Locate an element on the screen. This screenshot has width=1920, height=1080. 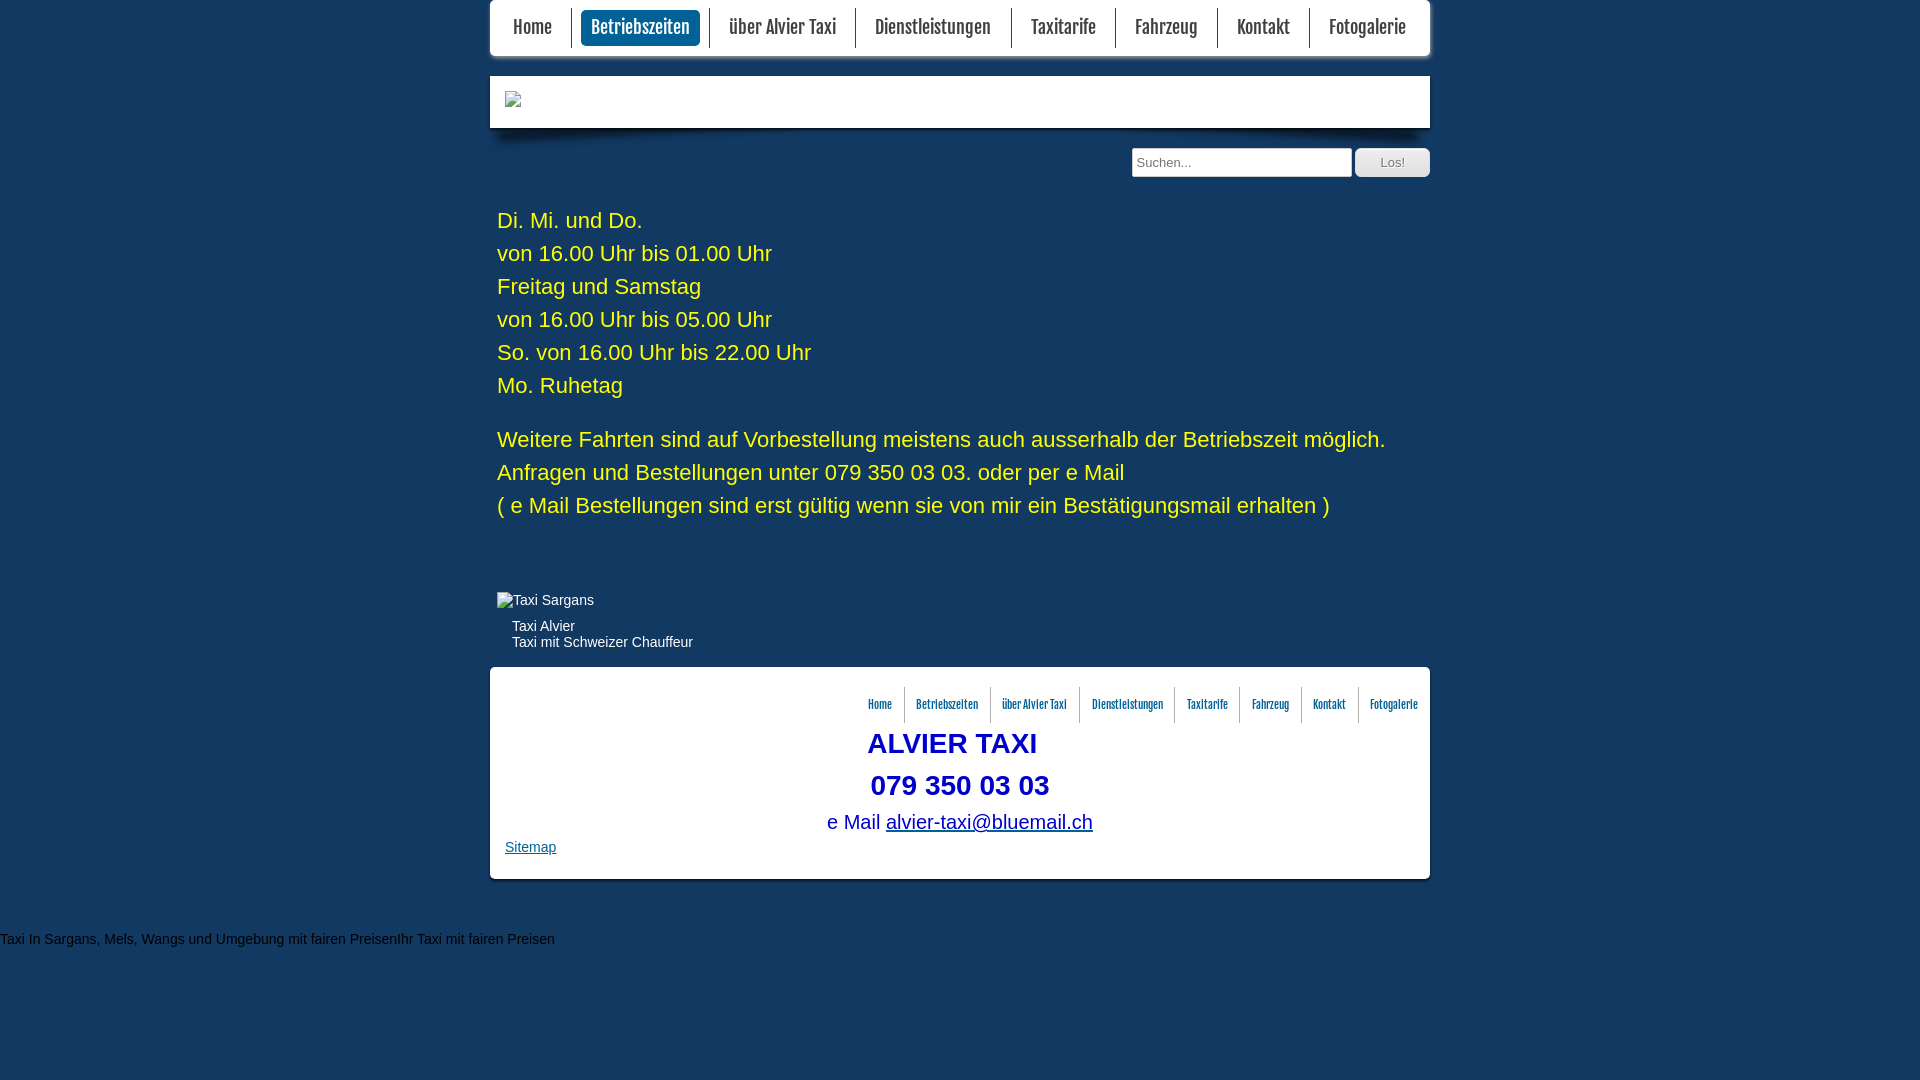
'Fahrzeug' is located at coordinates (1124, 27).